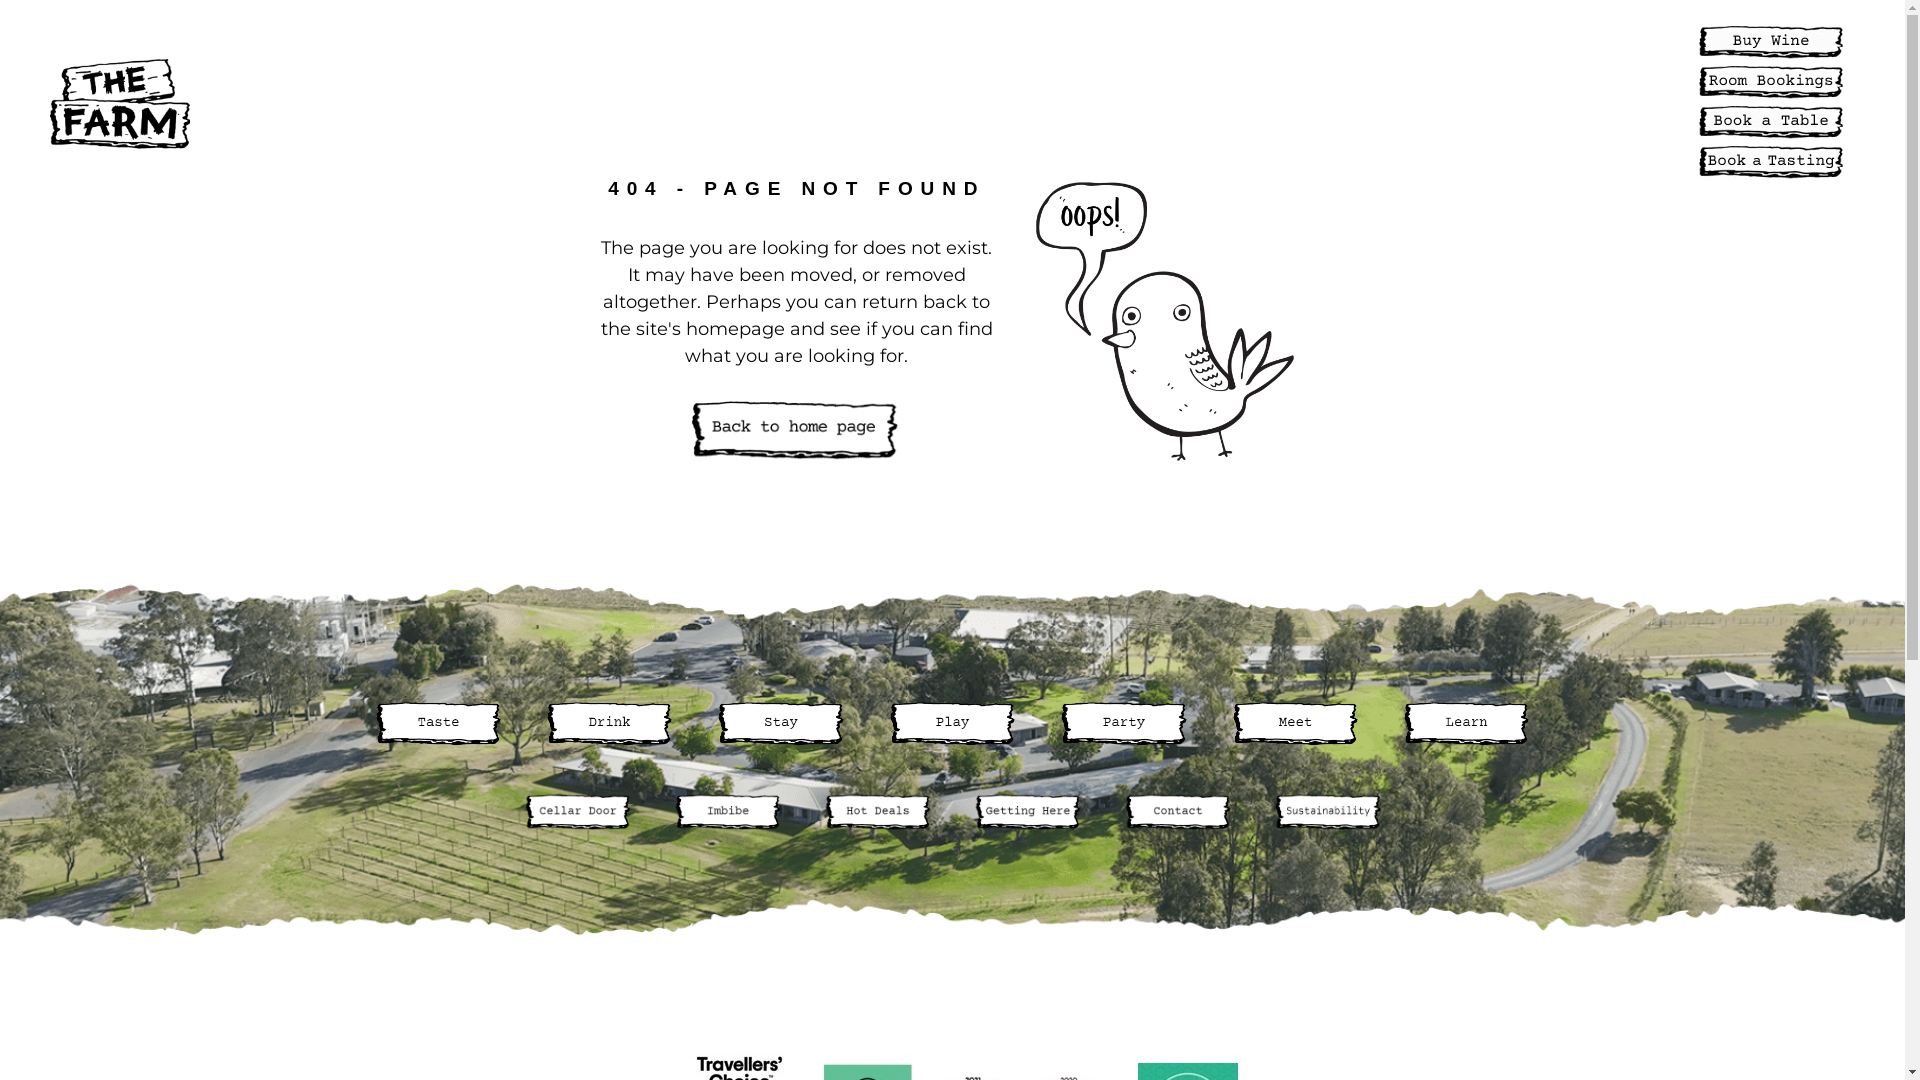 Image resolution: width=1920 pixels, height=1080 pixels. Describe the element at coordinates (1176, 812) in the screenshot. I see `'Contact-12'` at that location.